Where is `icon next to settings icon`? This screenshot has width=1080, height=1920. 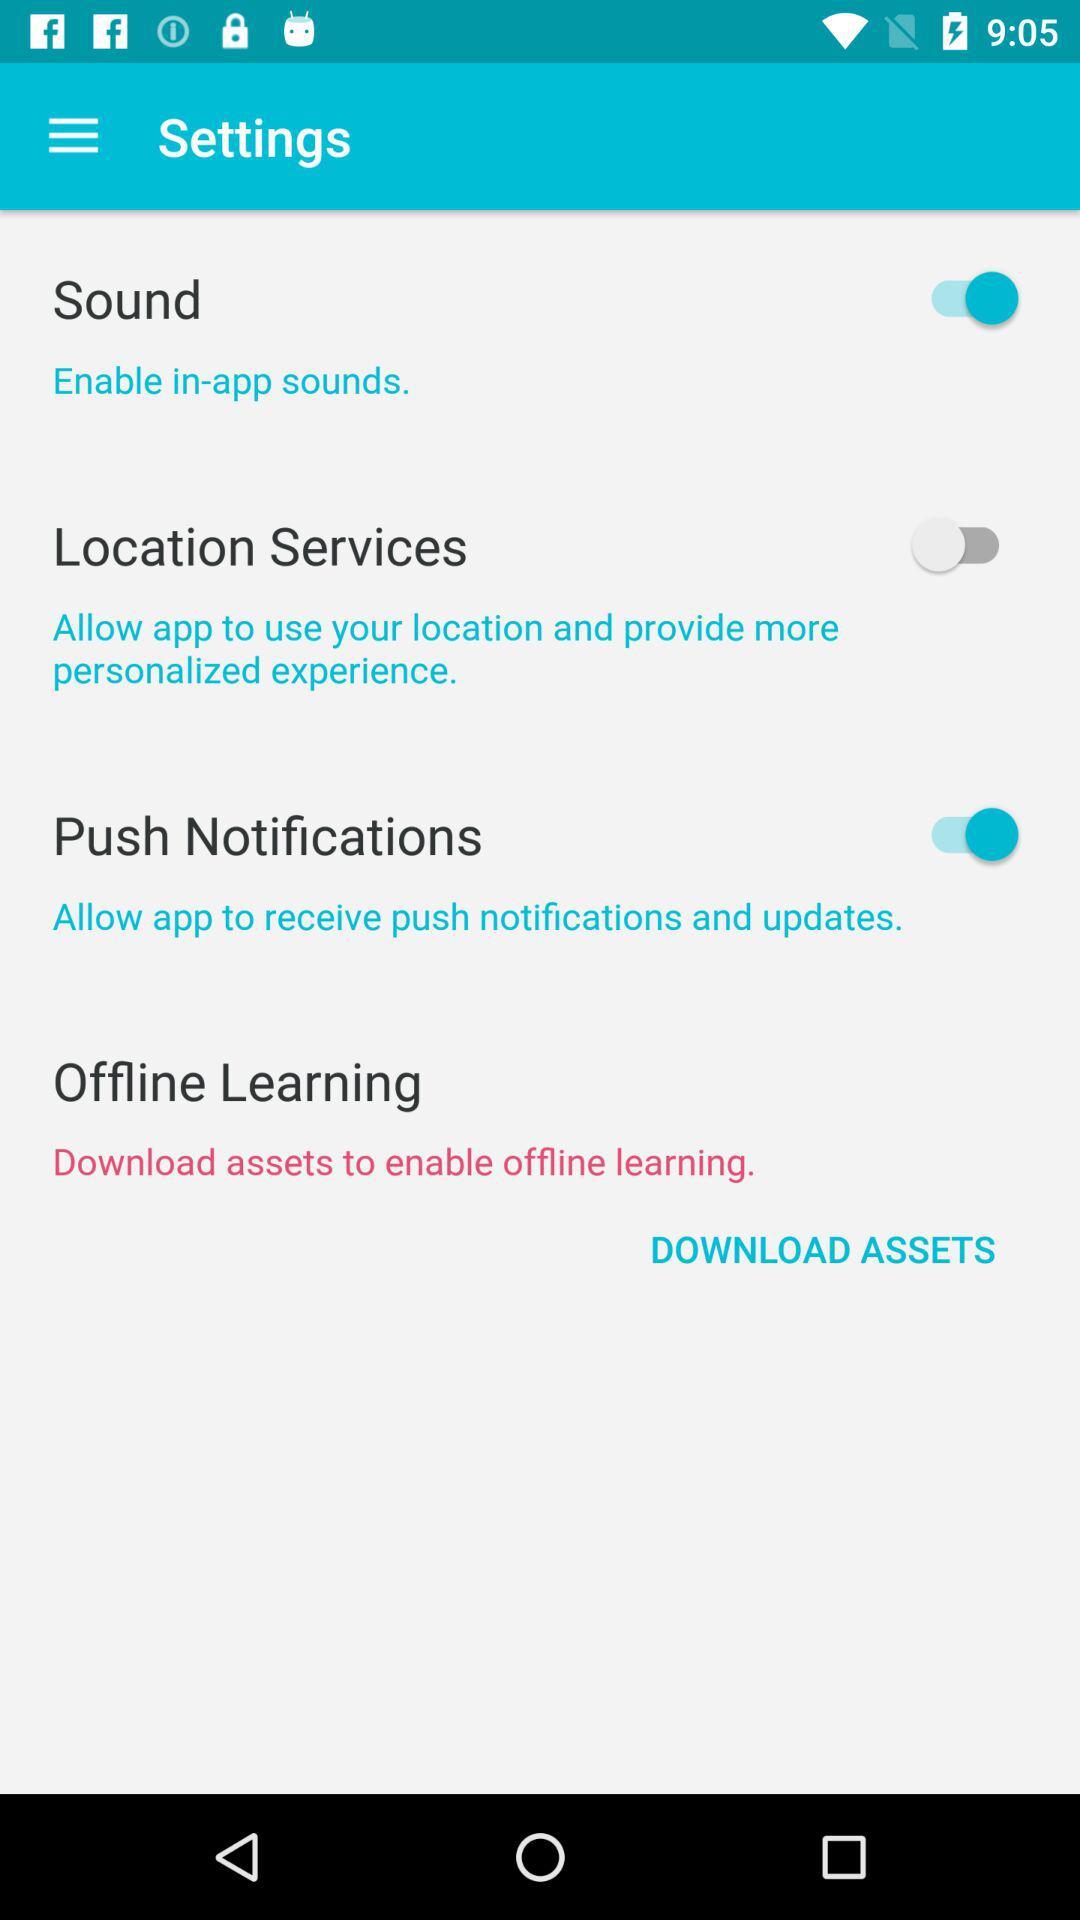 icon next to settings icon is located at coordinates (72, 135).